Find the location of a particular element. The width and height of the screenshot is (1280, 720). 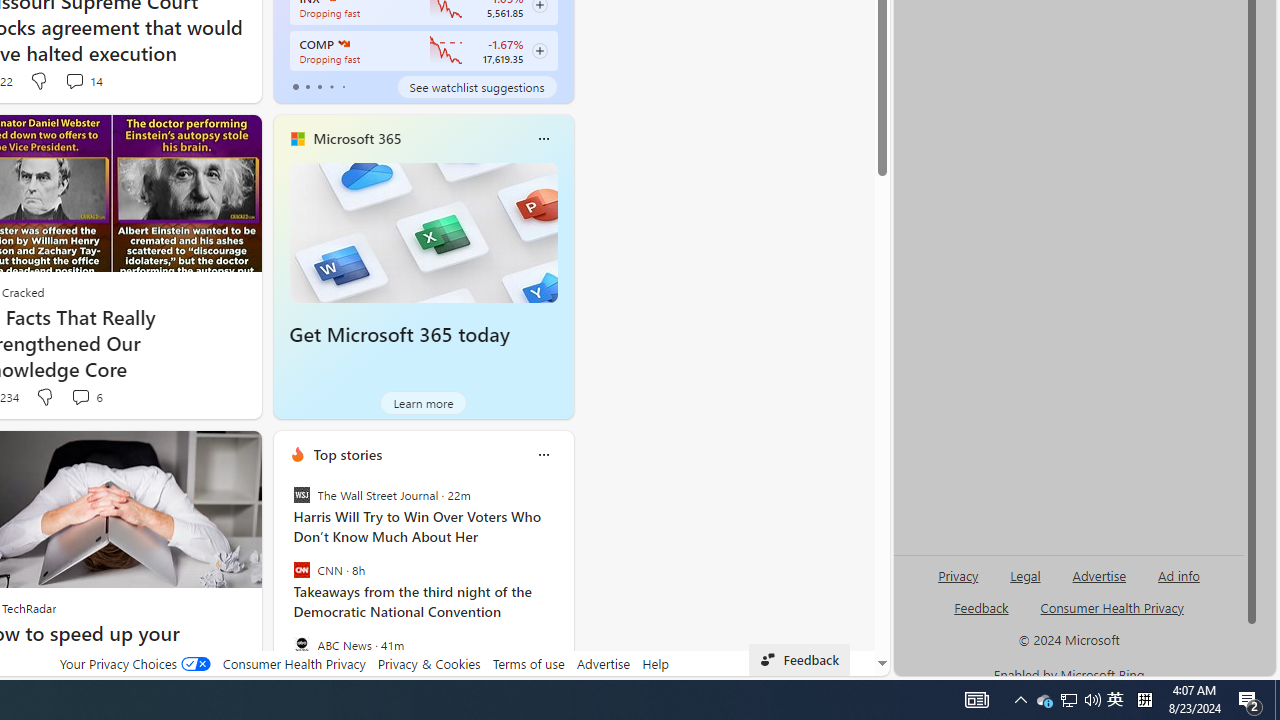

'View comments 6 Comment' is located at coordinates (85, 397).